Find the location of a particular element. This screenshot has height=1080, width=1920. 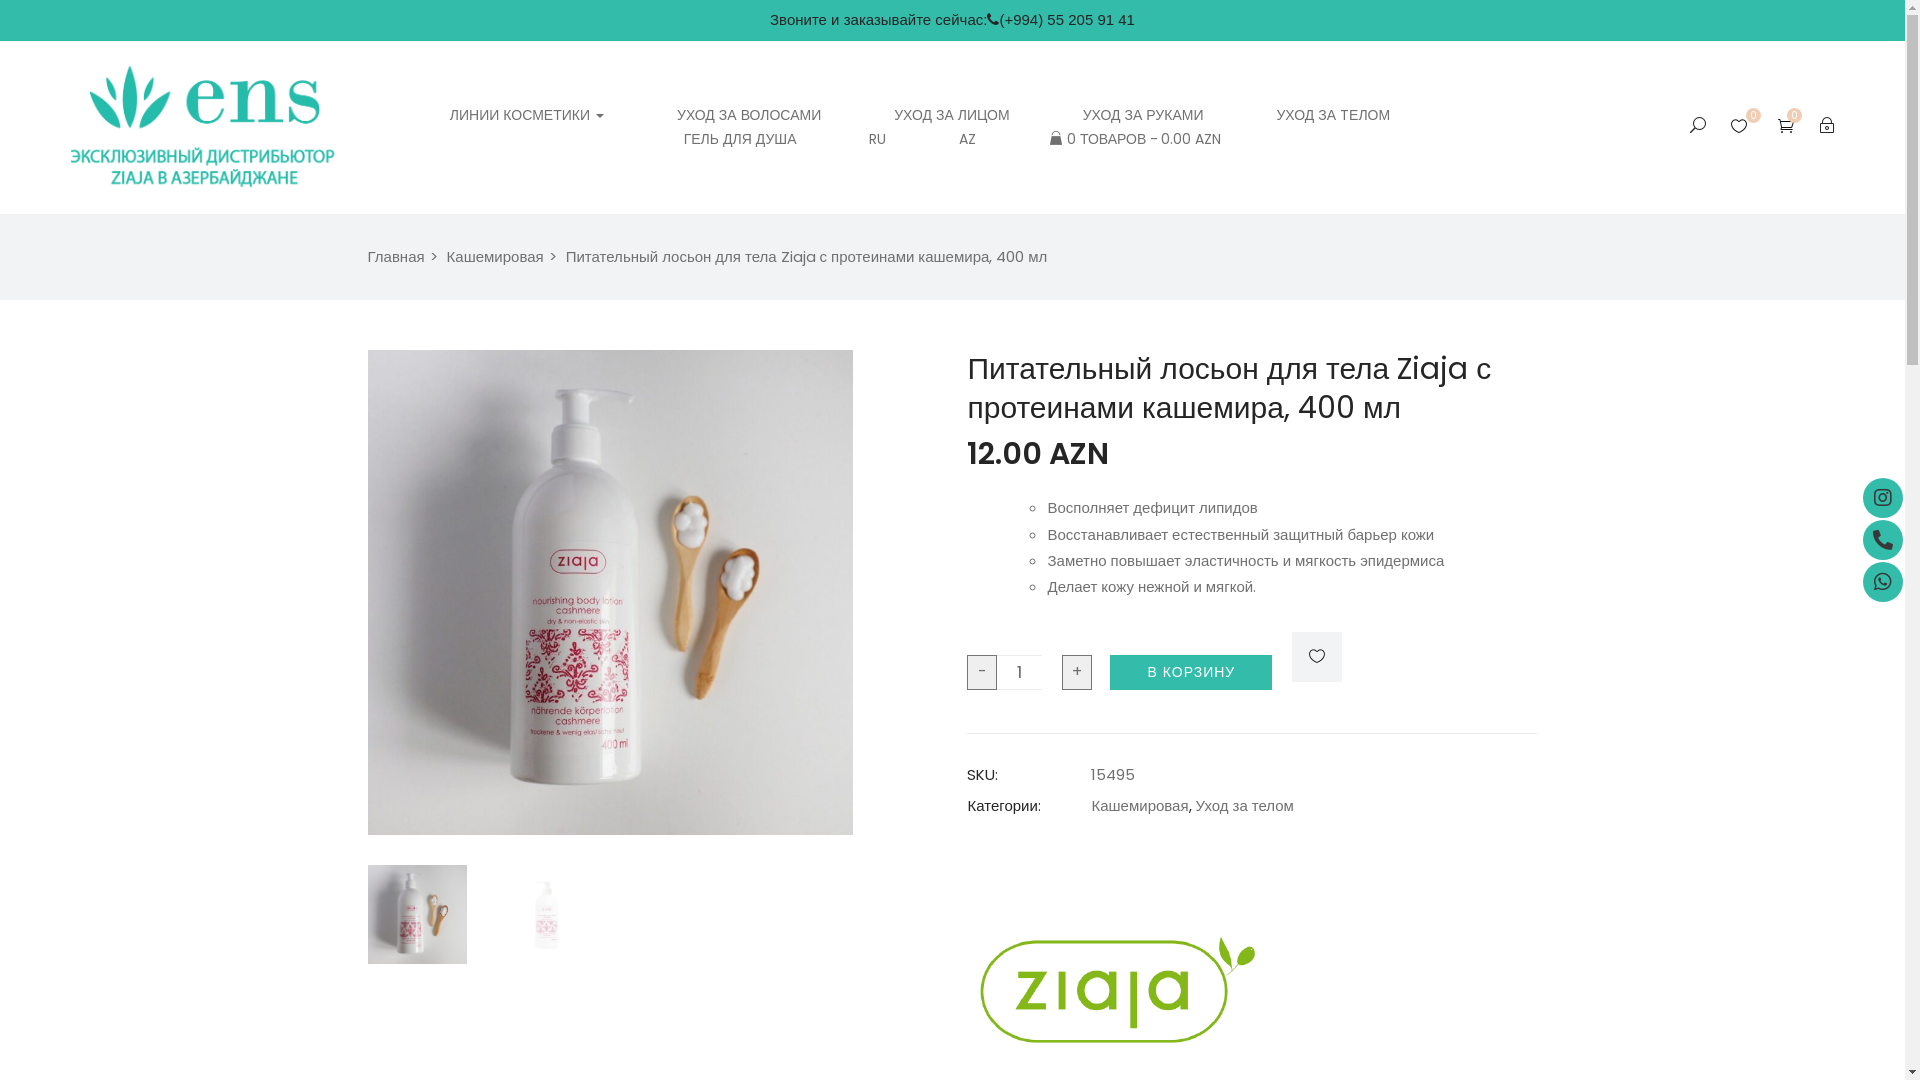

'0' is located at coordinates (1741, 126).